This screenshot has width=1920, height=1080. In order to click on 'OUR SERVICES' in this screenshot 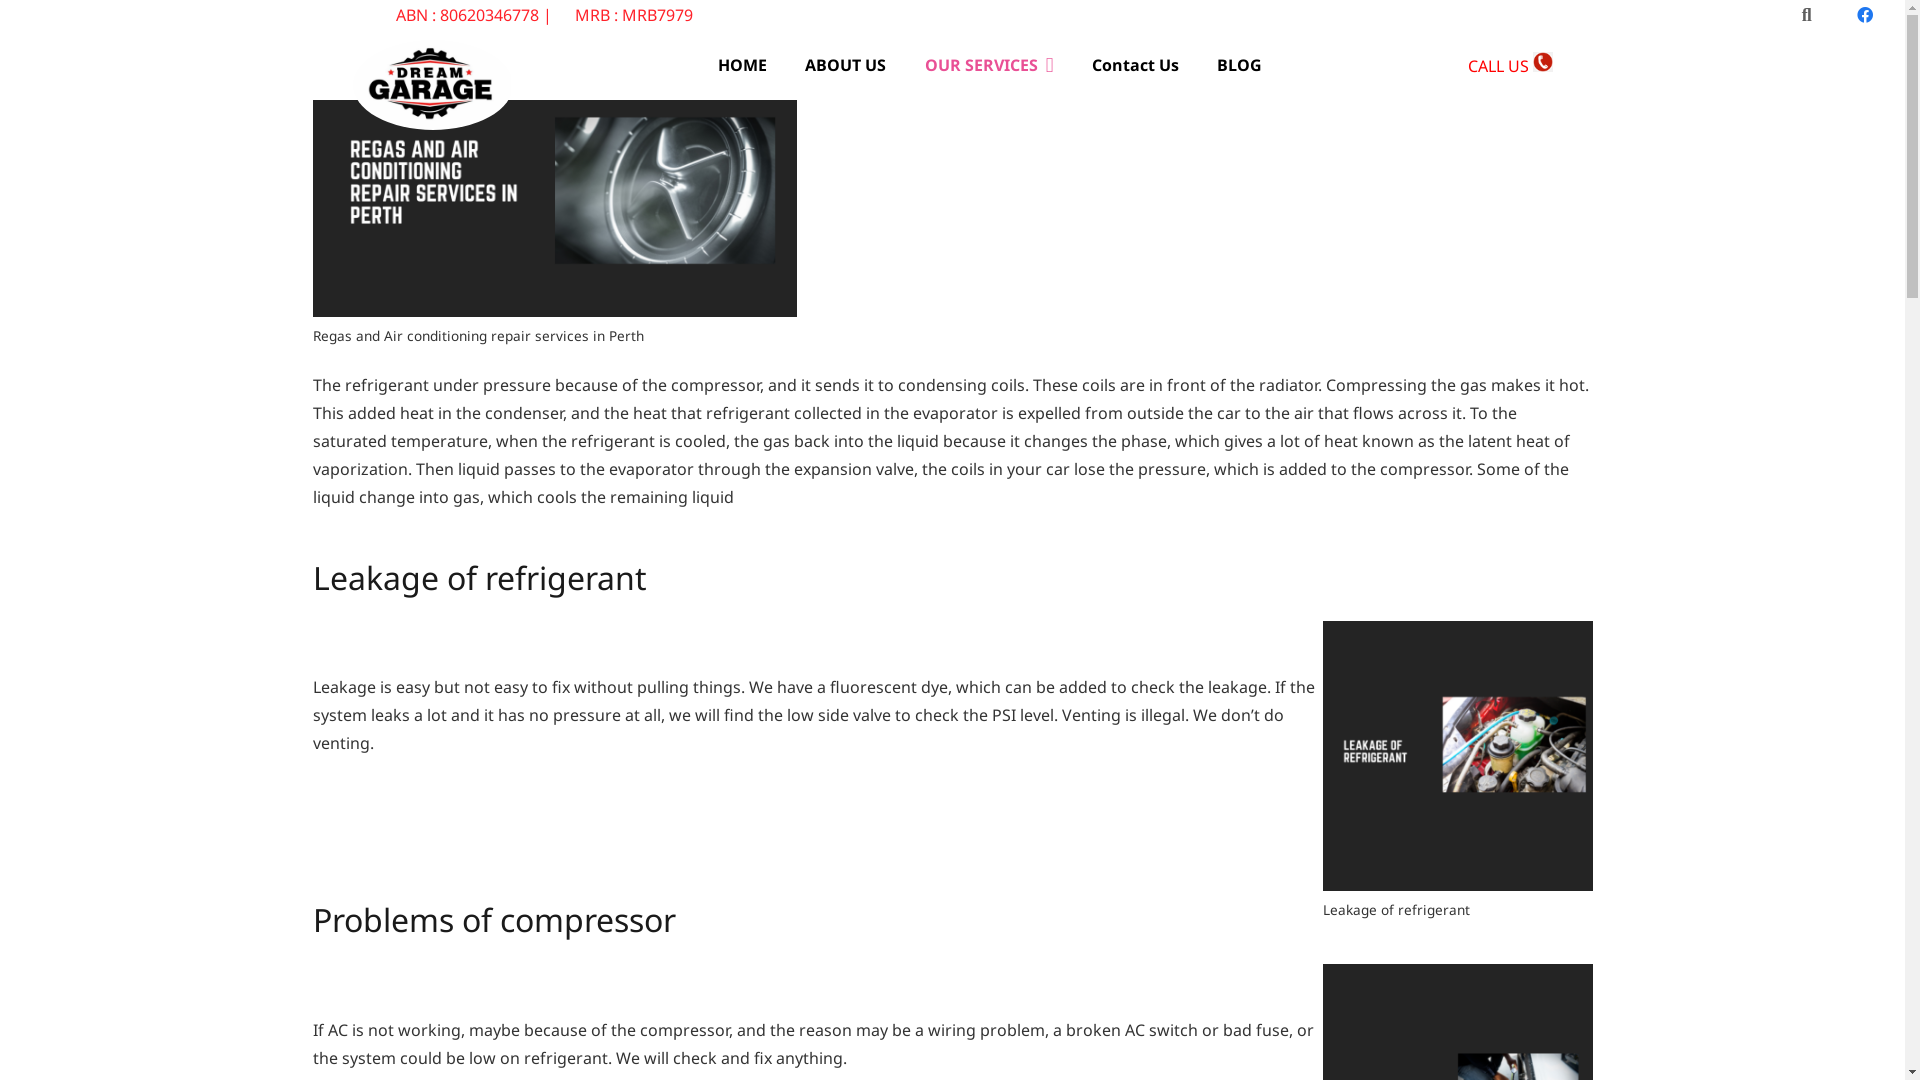, I will do `click(904, 64)`.